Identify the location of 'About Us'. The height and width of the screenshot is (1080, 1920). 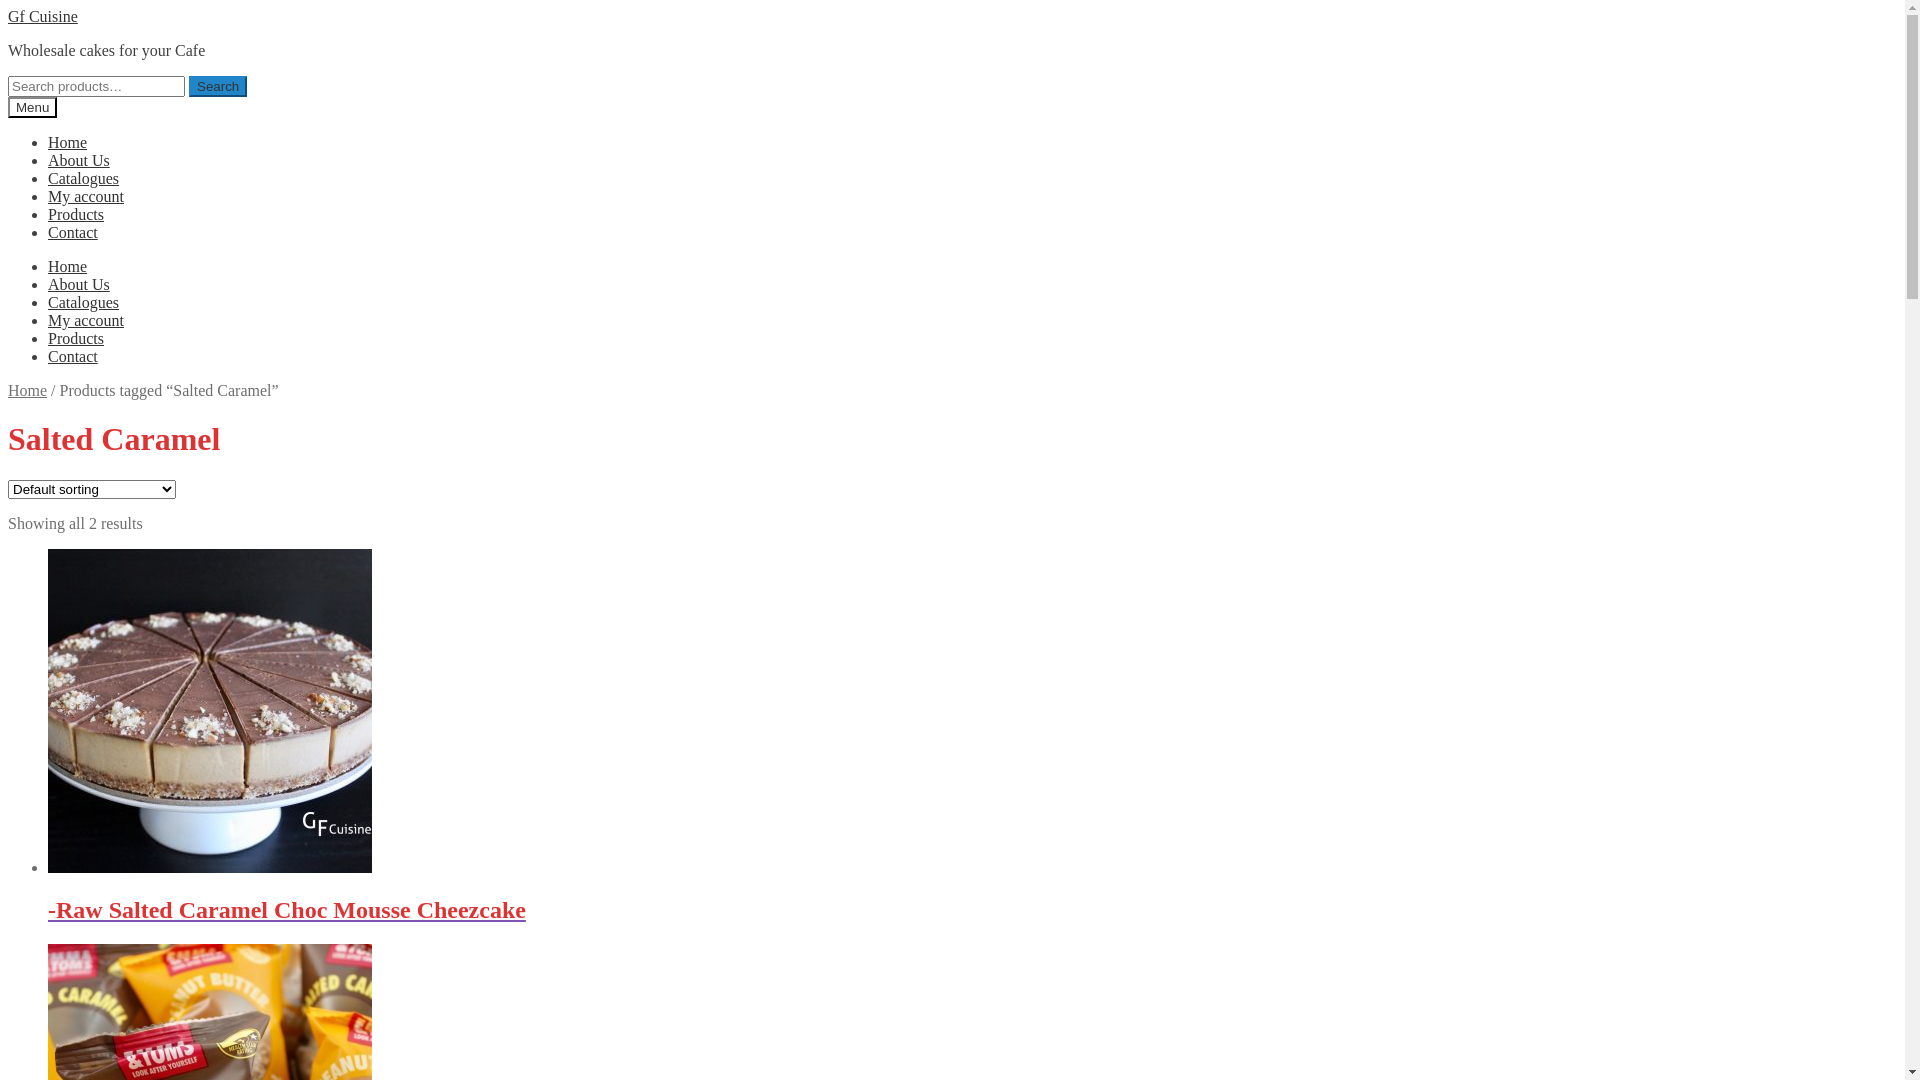
(78, 159).